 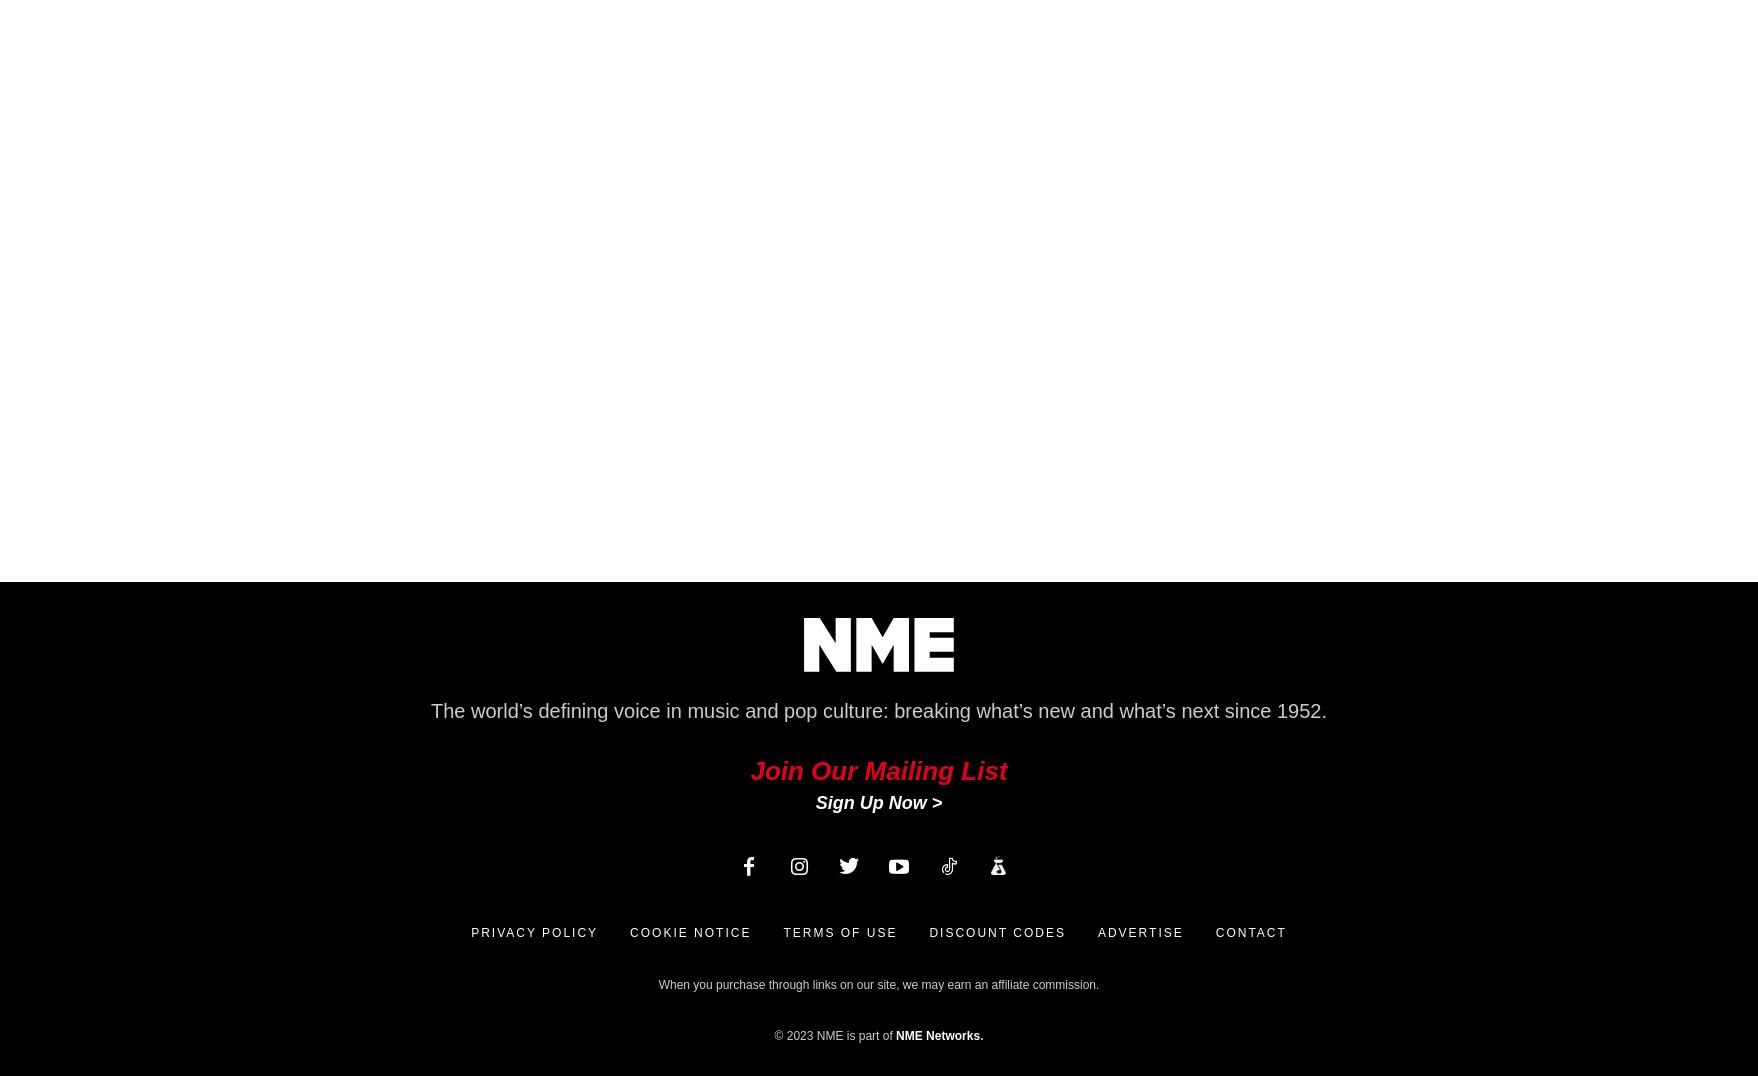 What do you see at coordinates (1095, 931) in the screenshot?
I see `'Advertise'` at bounding box center [1095, 931].